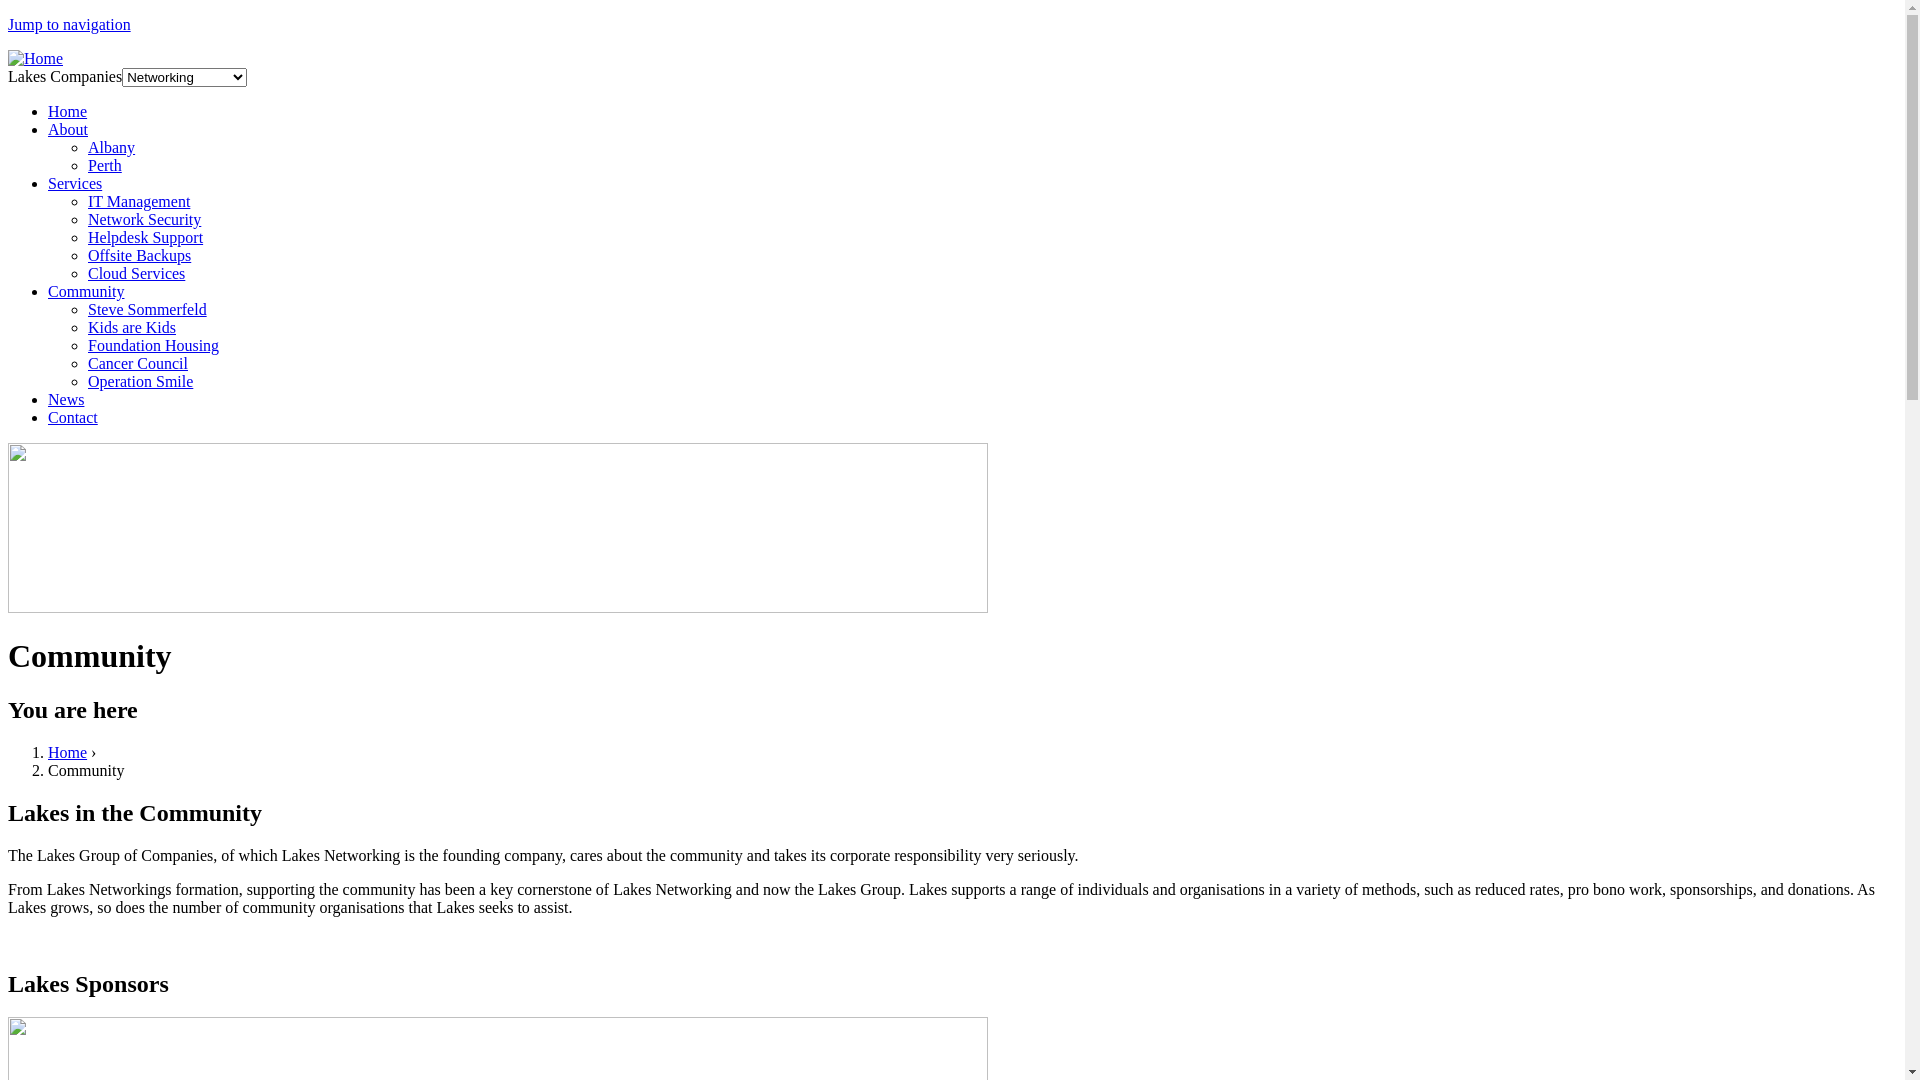 Image resolution: width=1920 pixels, height=1080 pixels. Describe the element at coordinates (146, 309) in the screenshot. I see `'Steve Sommerfeld'` at that location.